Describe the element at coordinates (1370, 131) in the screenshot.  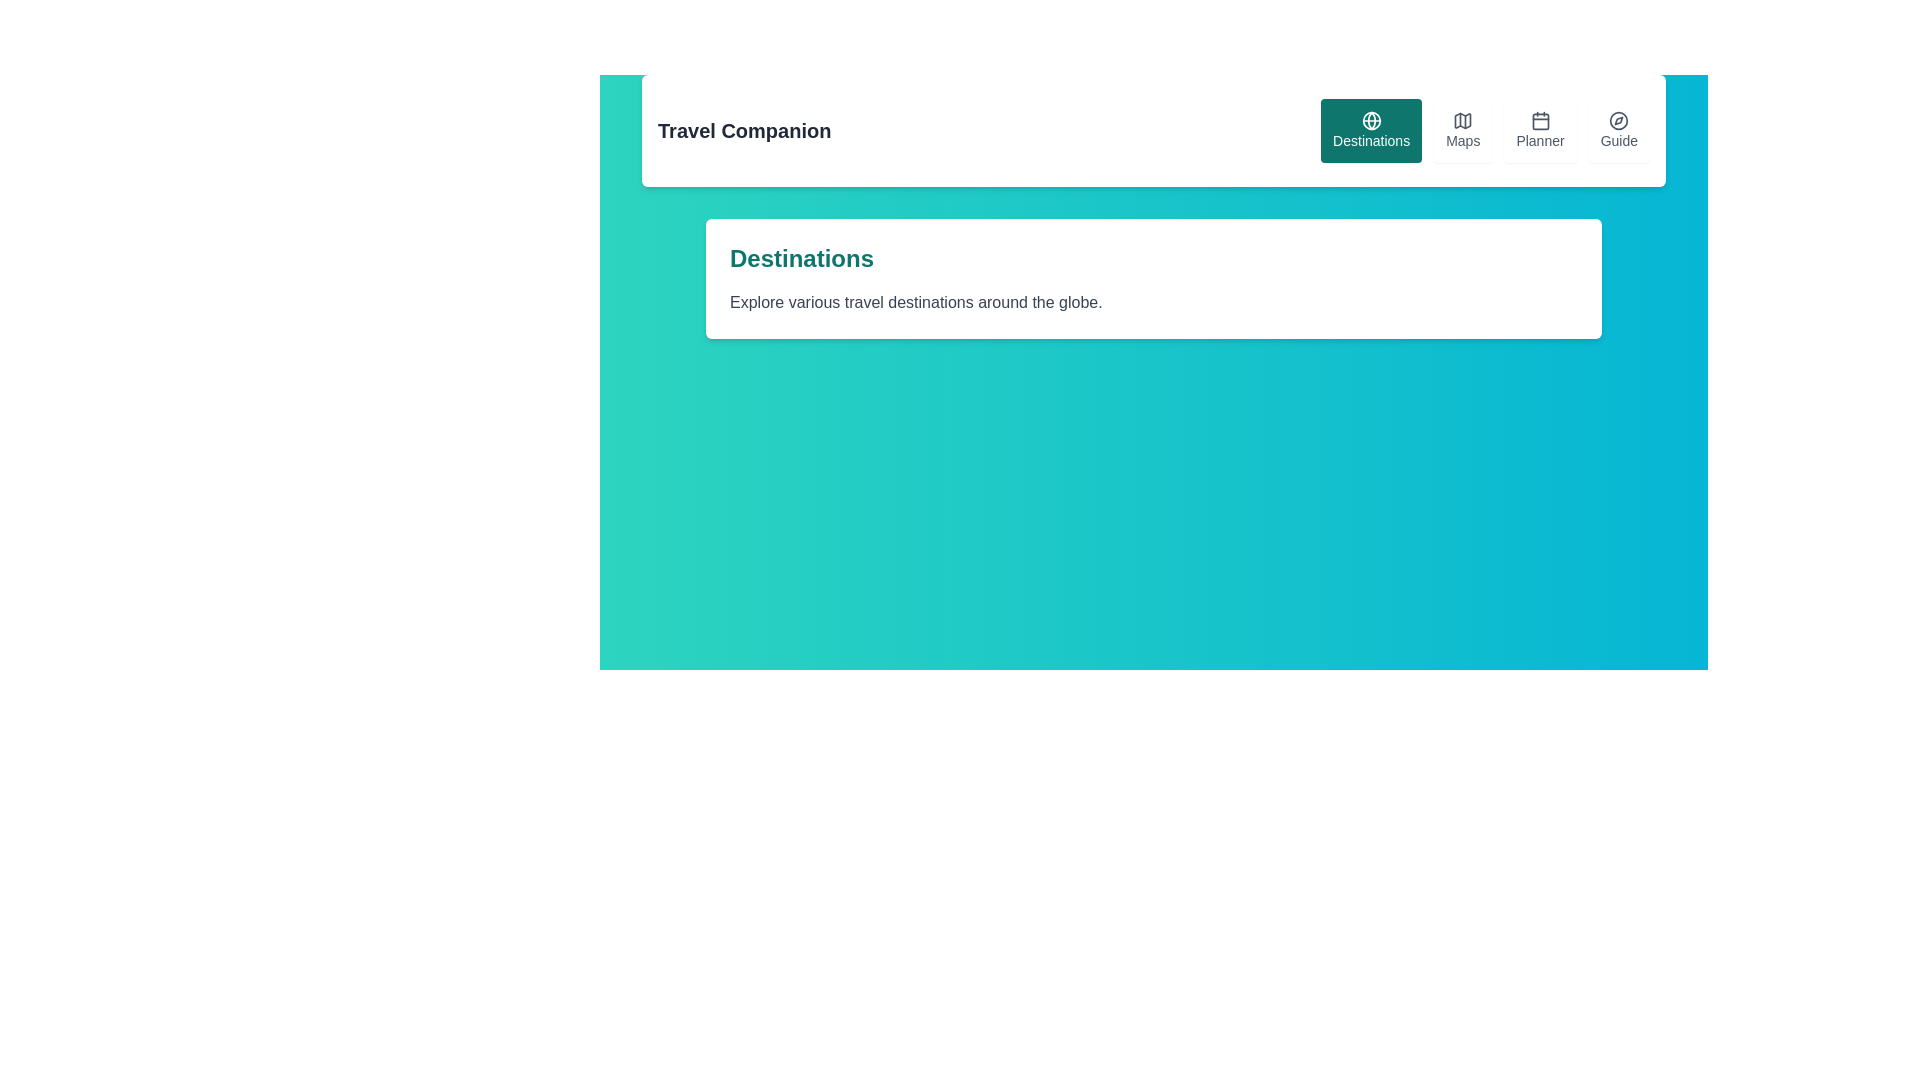
I see `the Destinations button in the top right section of the interface` at that location.